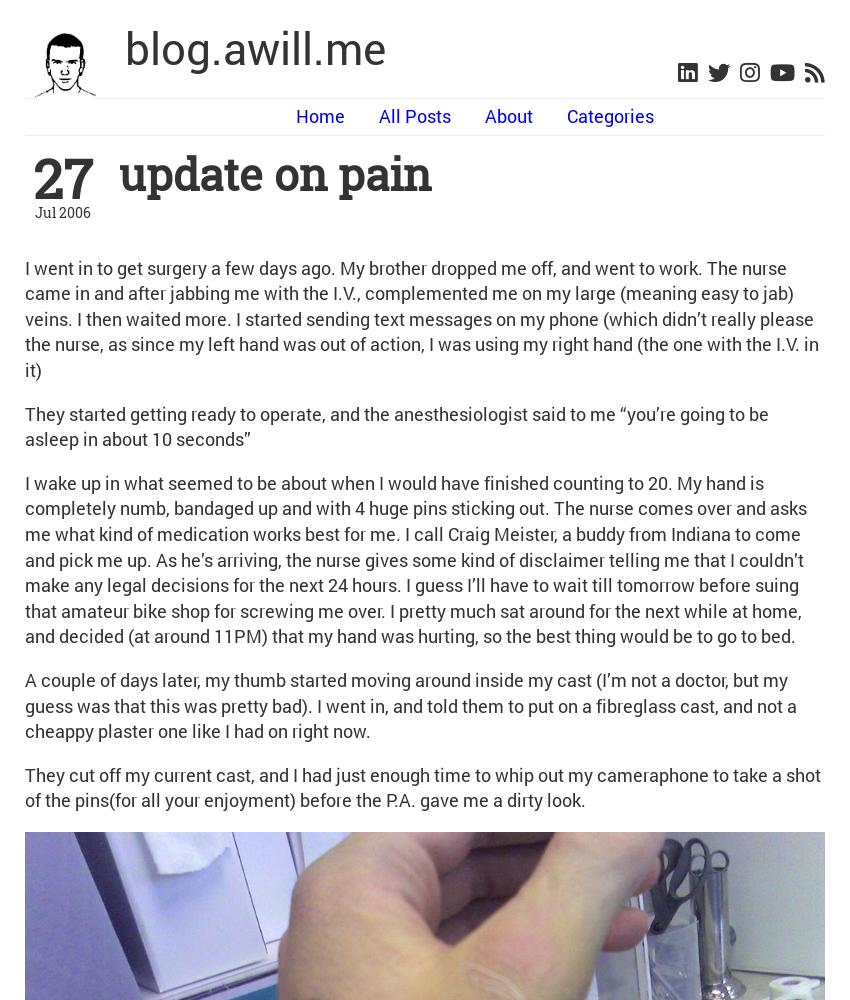 This screenshot has width=850, height=1000. I want to click on 'All Posts', so click(414, 115).